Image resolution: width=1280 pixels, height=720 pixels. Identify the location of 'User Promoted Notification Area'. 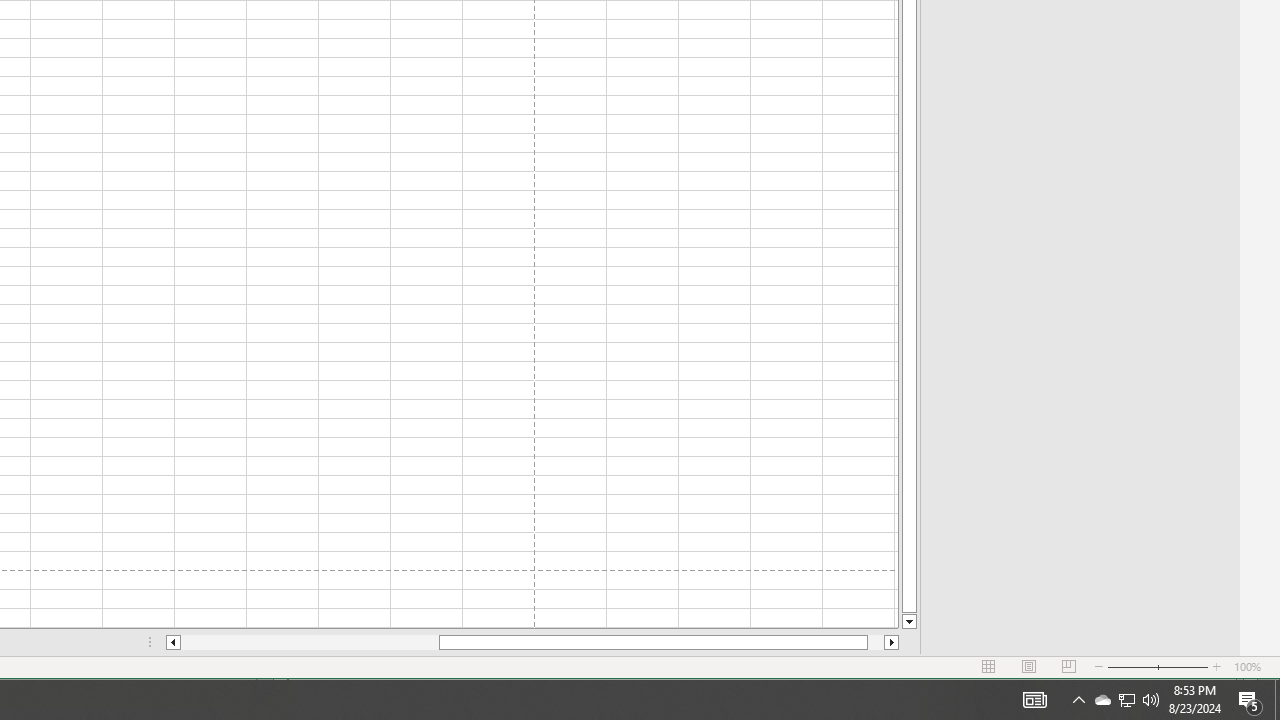
(1127, 698).